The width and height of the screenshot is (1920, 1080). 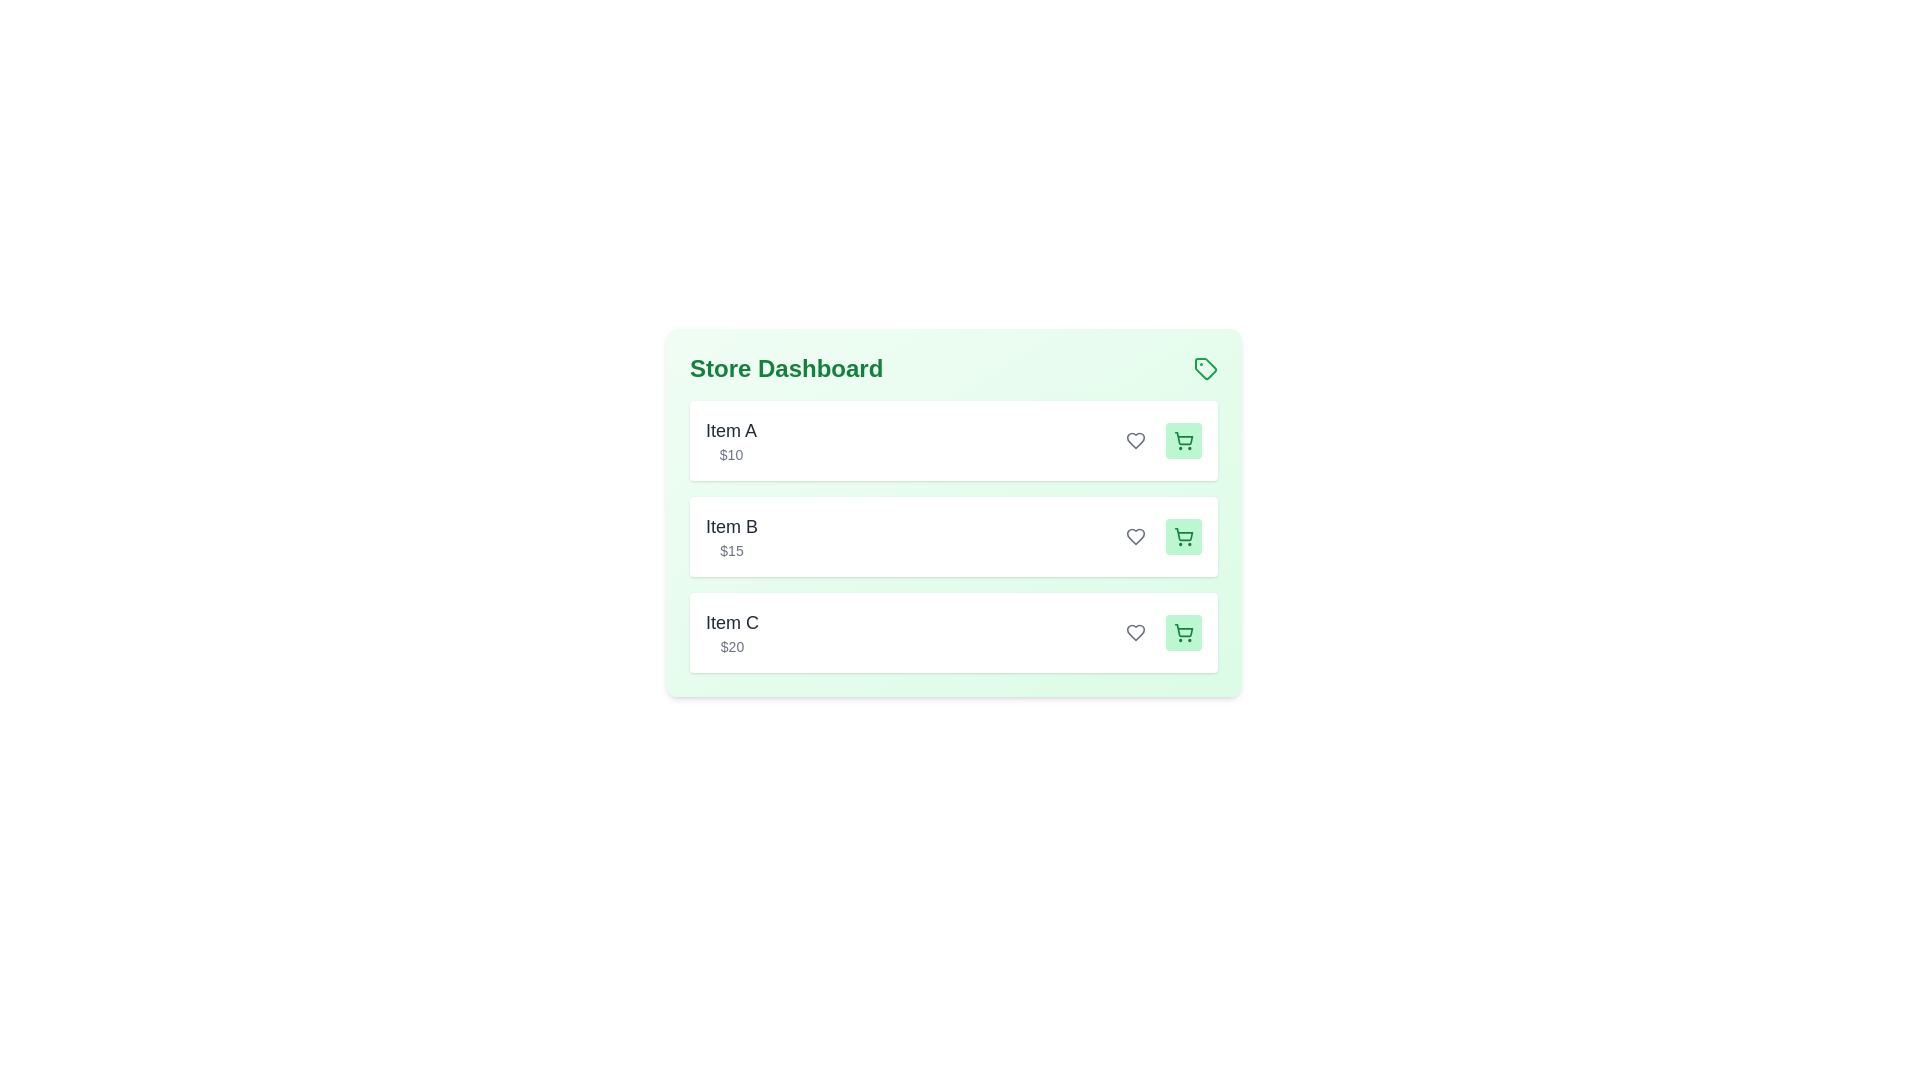 What do you see at coordinates (1136, 535) in the screenshot?
I see `the heart-shaped icon located to the right of 'Item B' in the second row` at bounding box center [1136, 535].